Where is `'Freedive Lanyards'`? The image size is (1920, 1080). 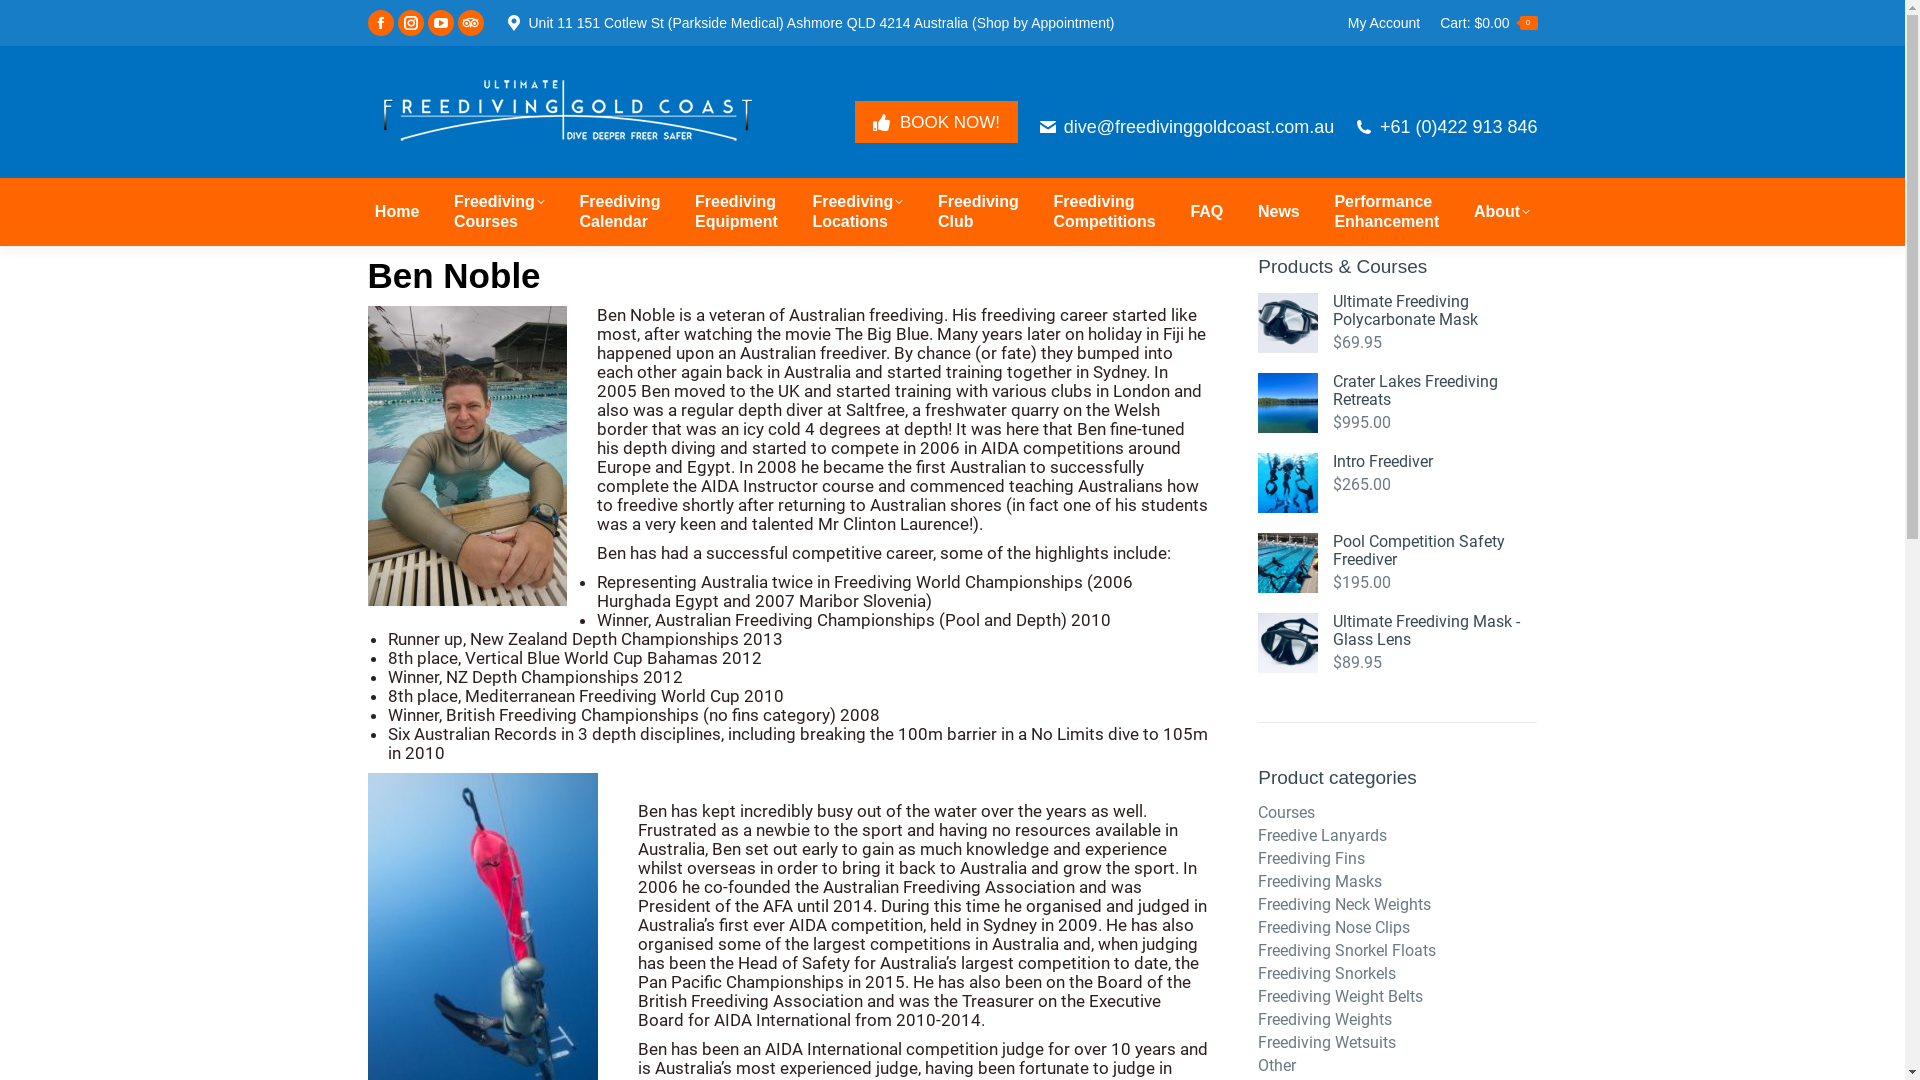 'Freedive Lanyards' is located at coordinates (1322, 836).